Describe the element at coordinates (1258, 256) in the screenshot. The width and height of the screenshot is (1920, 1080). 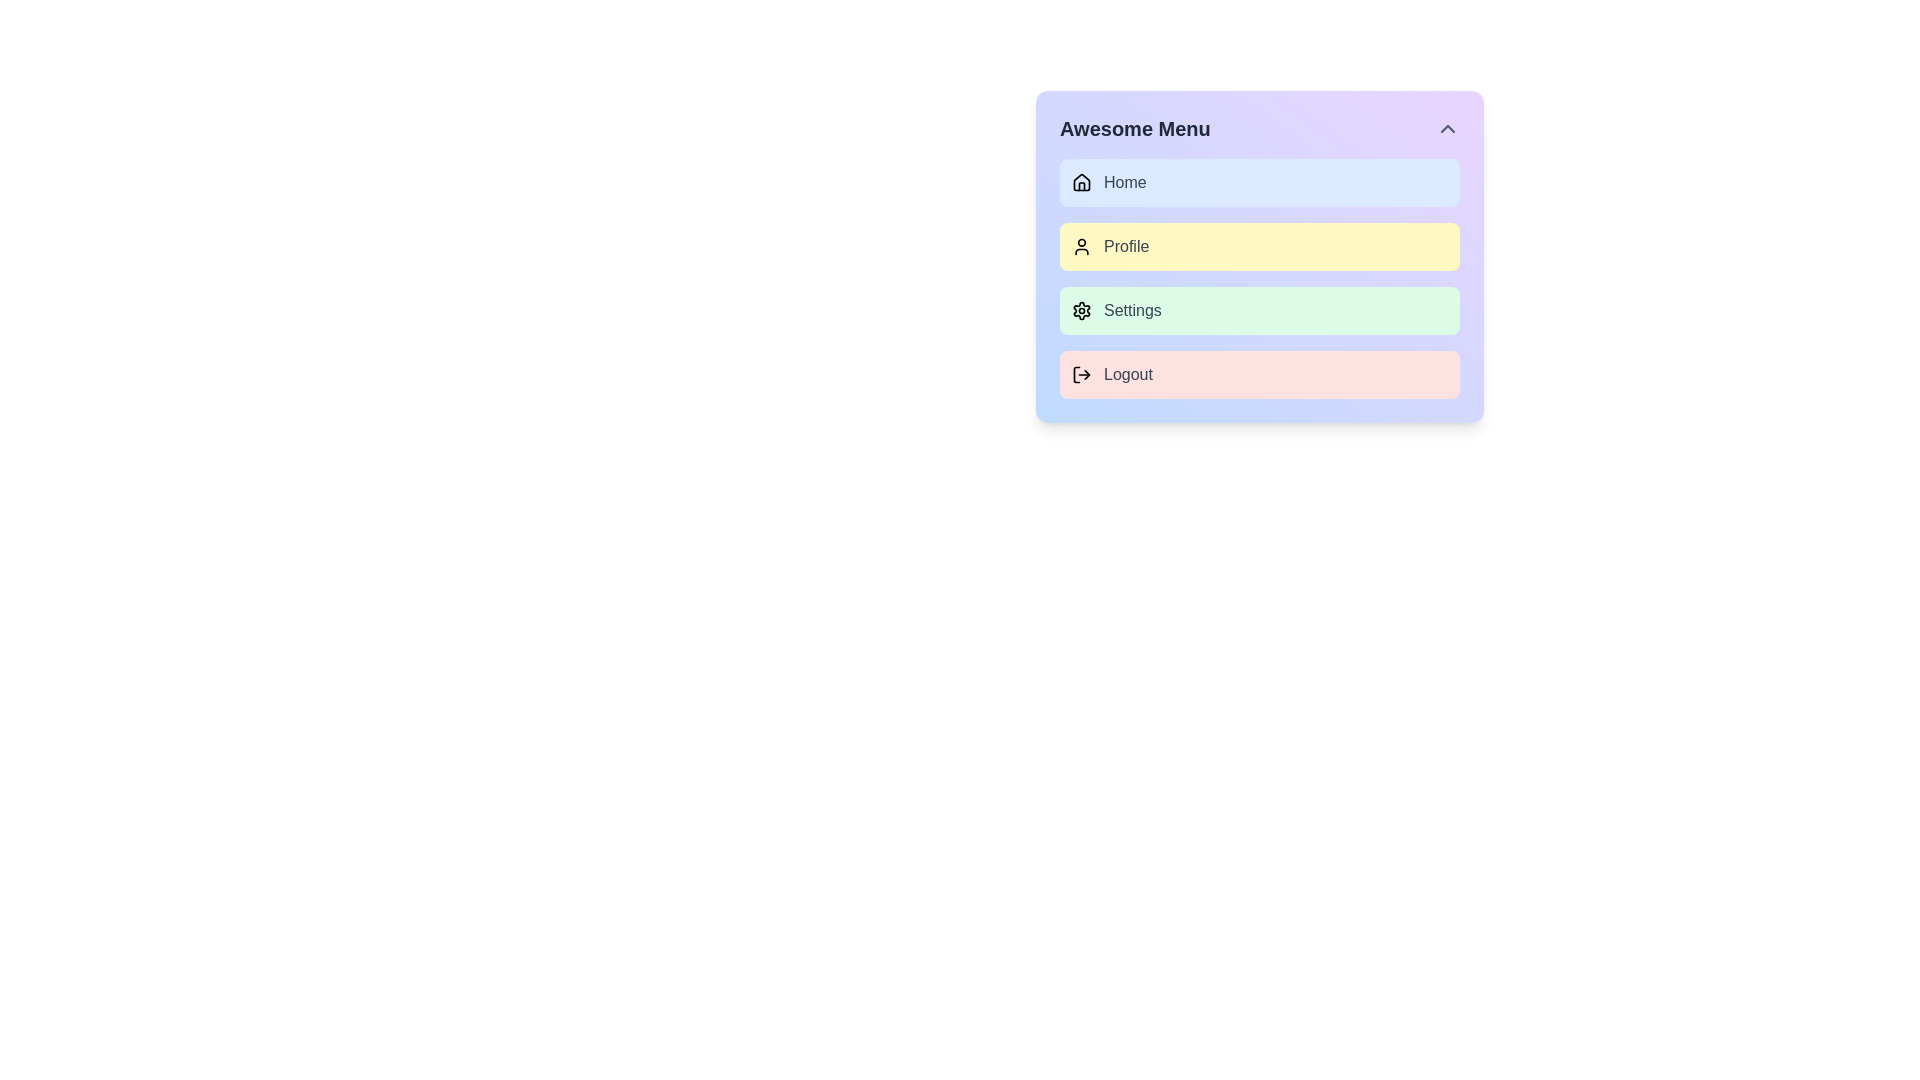
I see `the second button in the vertical menu that navigates to the user's profile section` at that location.